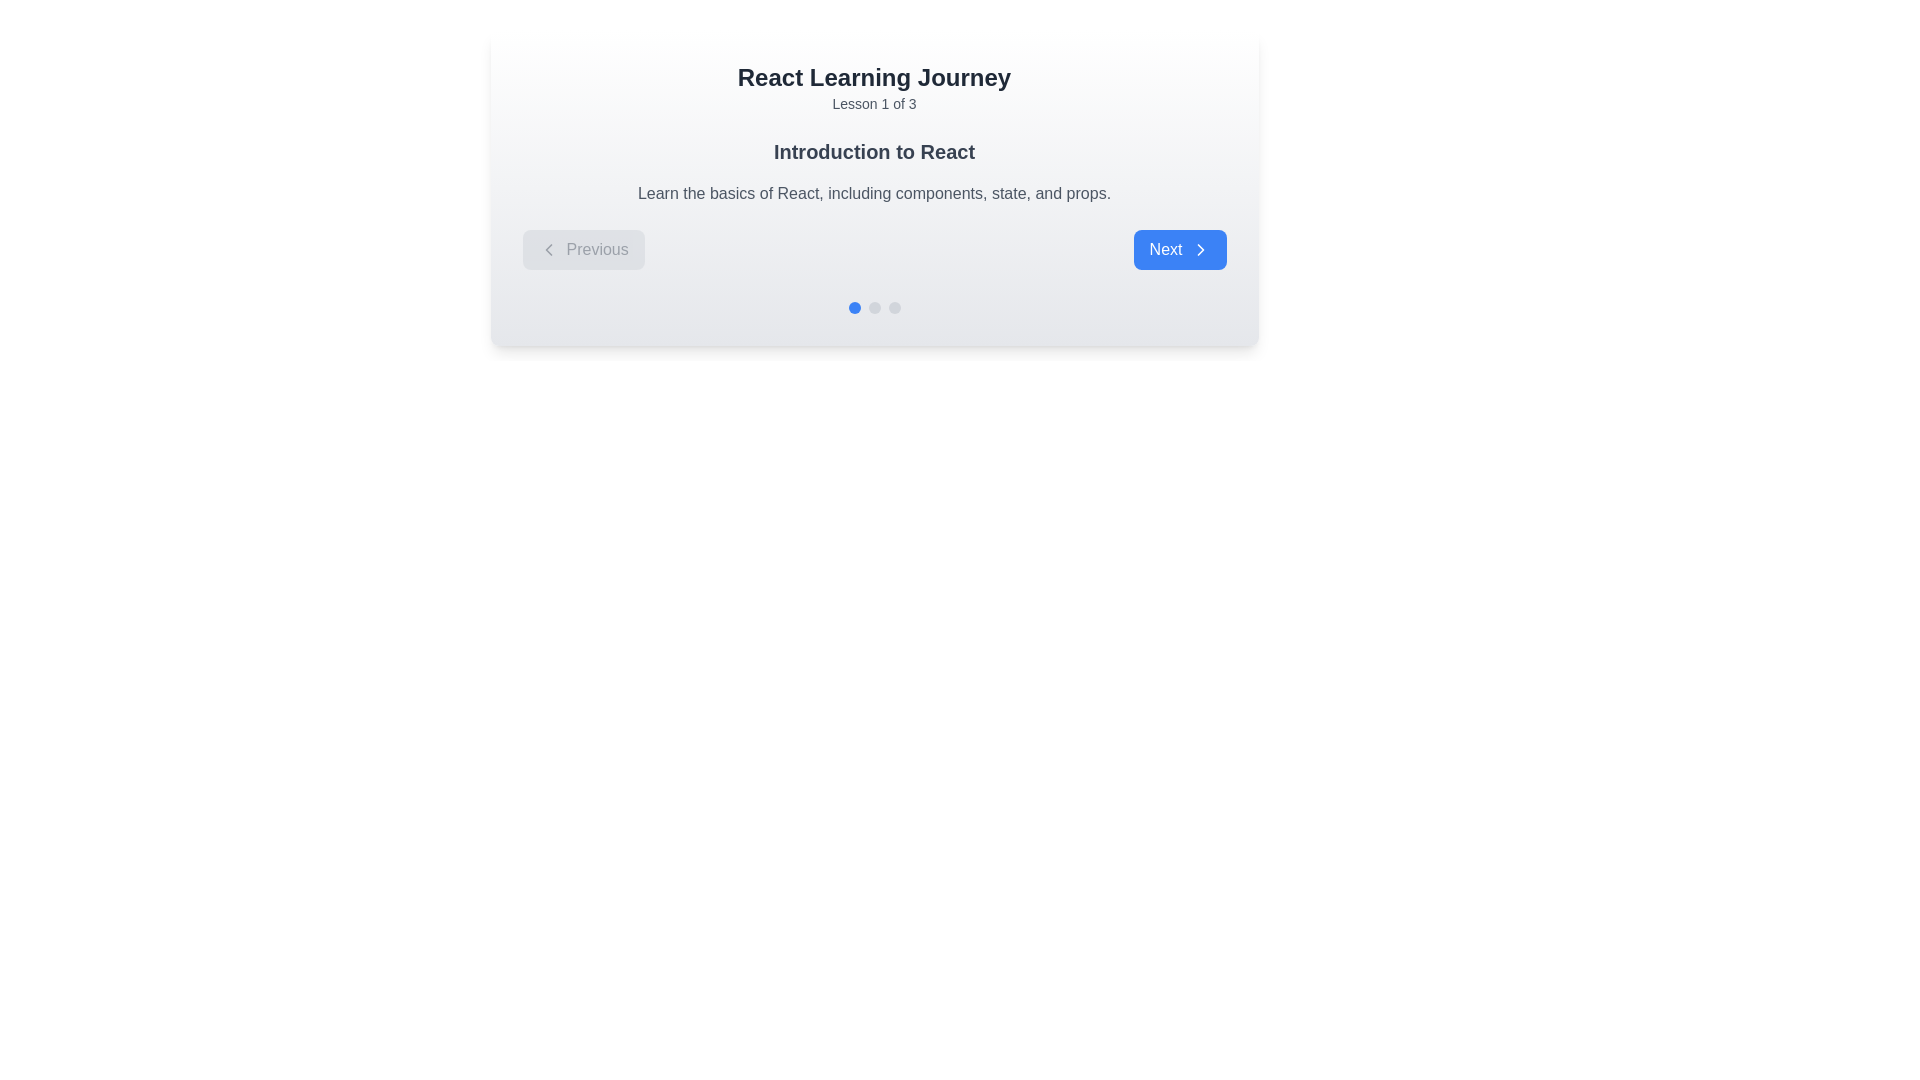  I want to click on the second circular progress indicator, which is visually represented as the middle element in the sequence of three indicators, with a blue indicator on the left and a gray indicator on the right, so click(874, 308).